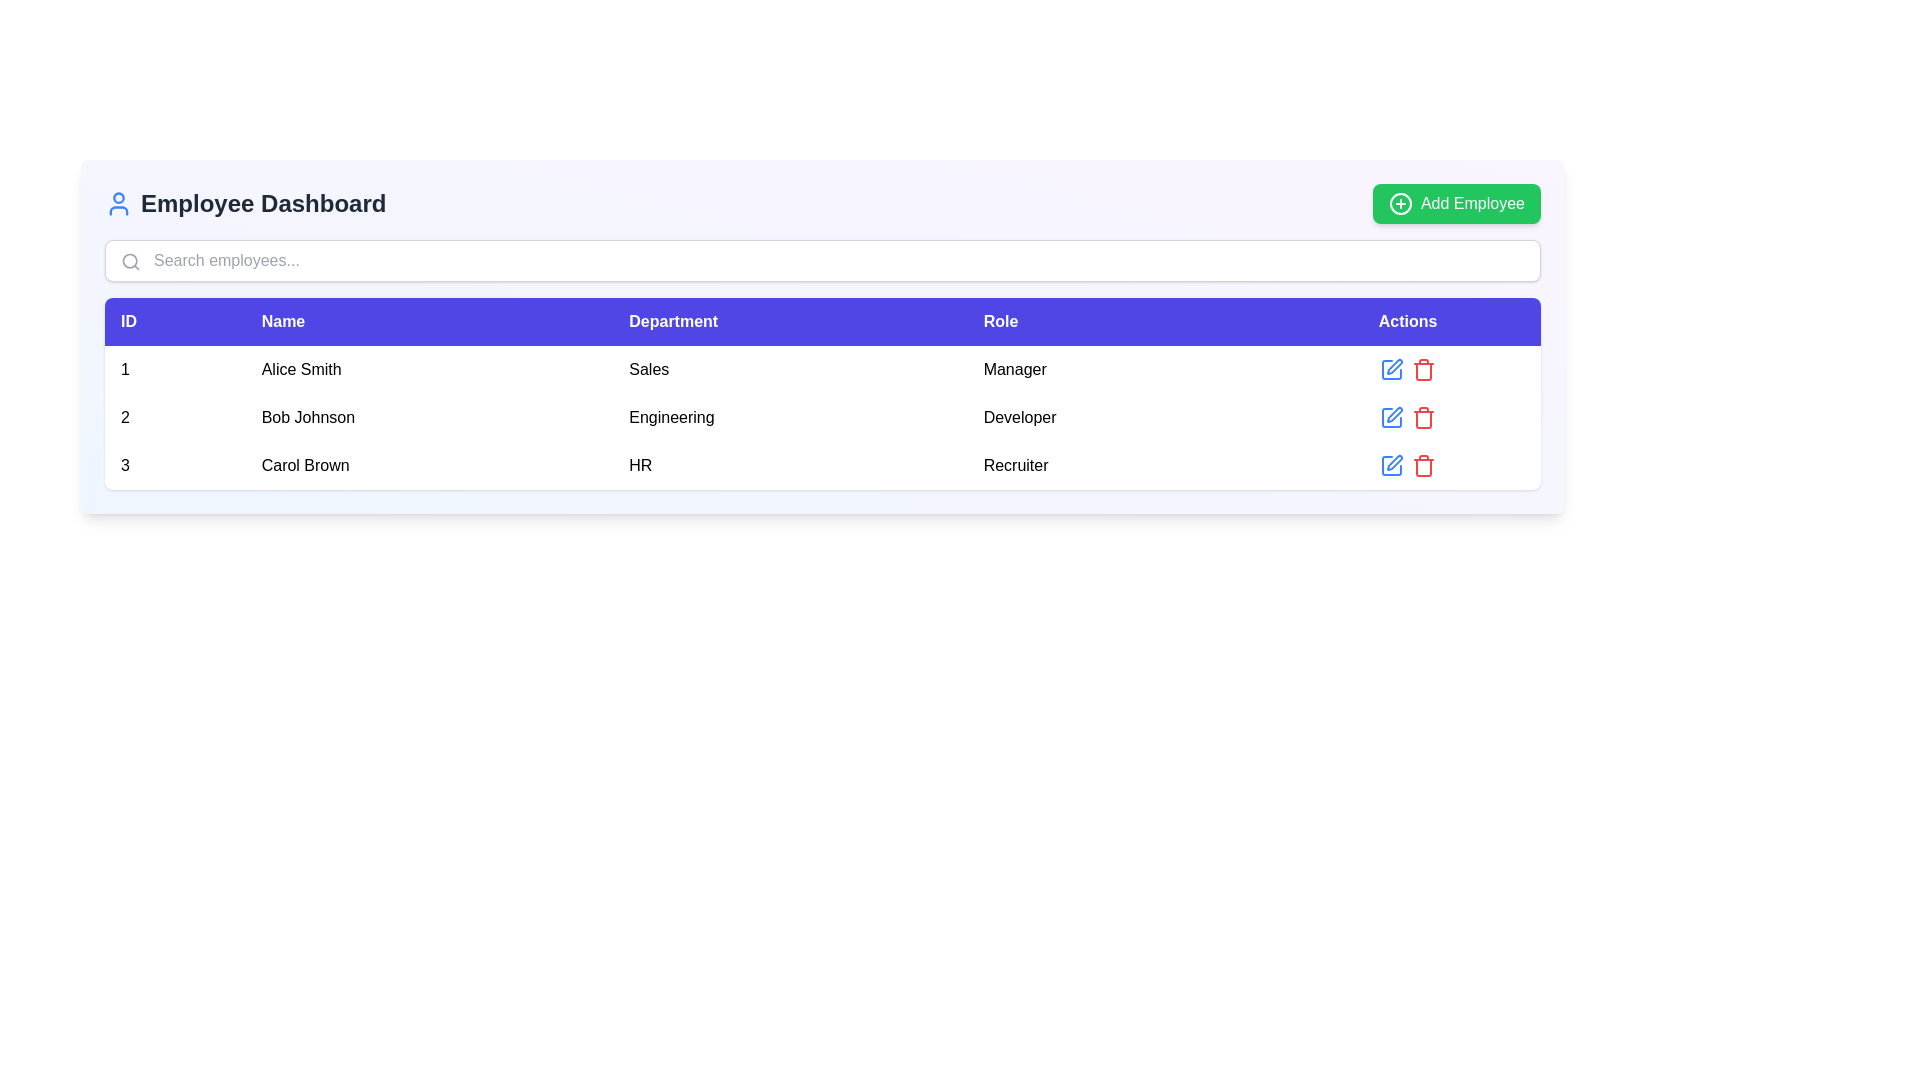 Image resolution: width=1920 pixels, height=1080 pixels. I want to click on the pencil-shaped icon in the 'Actions' column of the table for user 'Bob Johnson' to initiate editing, so click(1391, 416).